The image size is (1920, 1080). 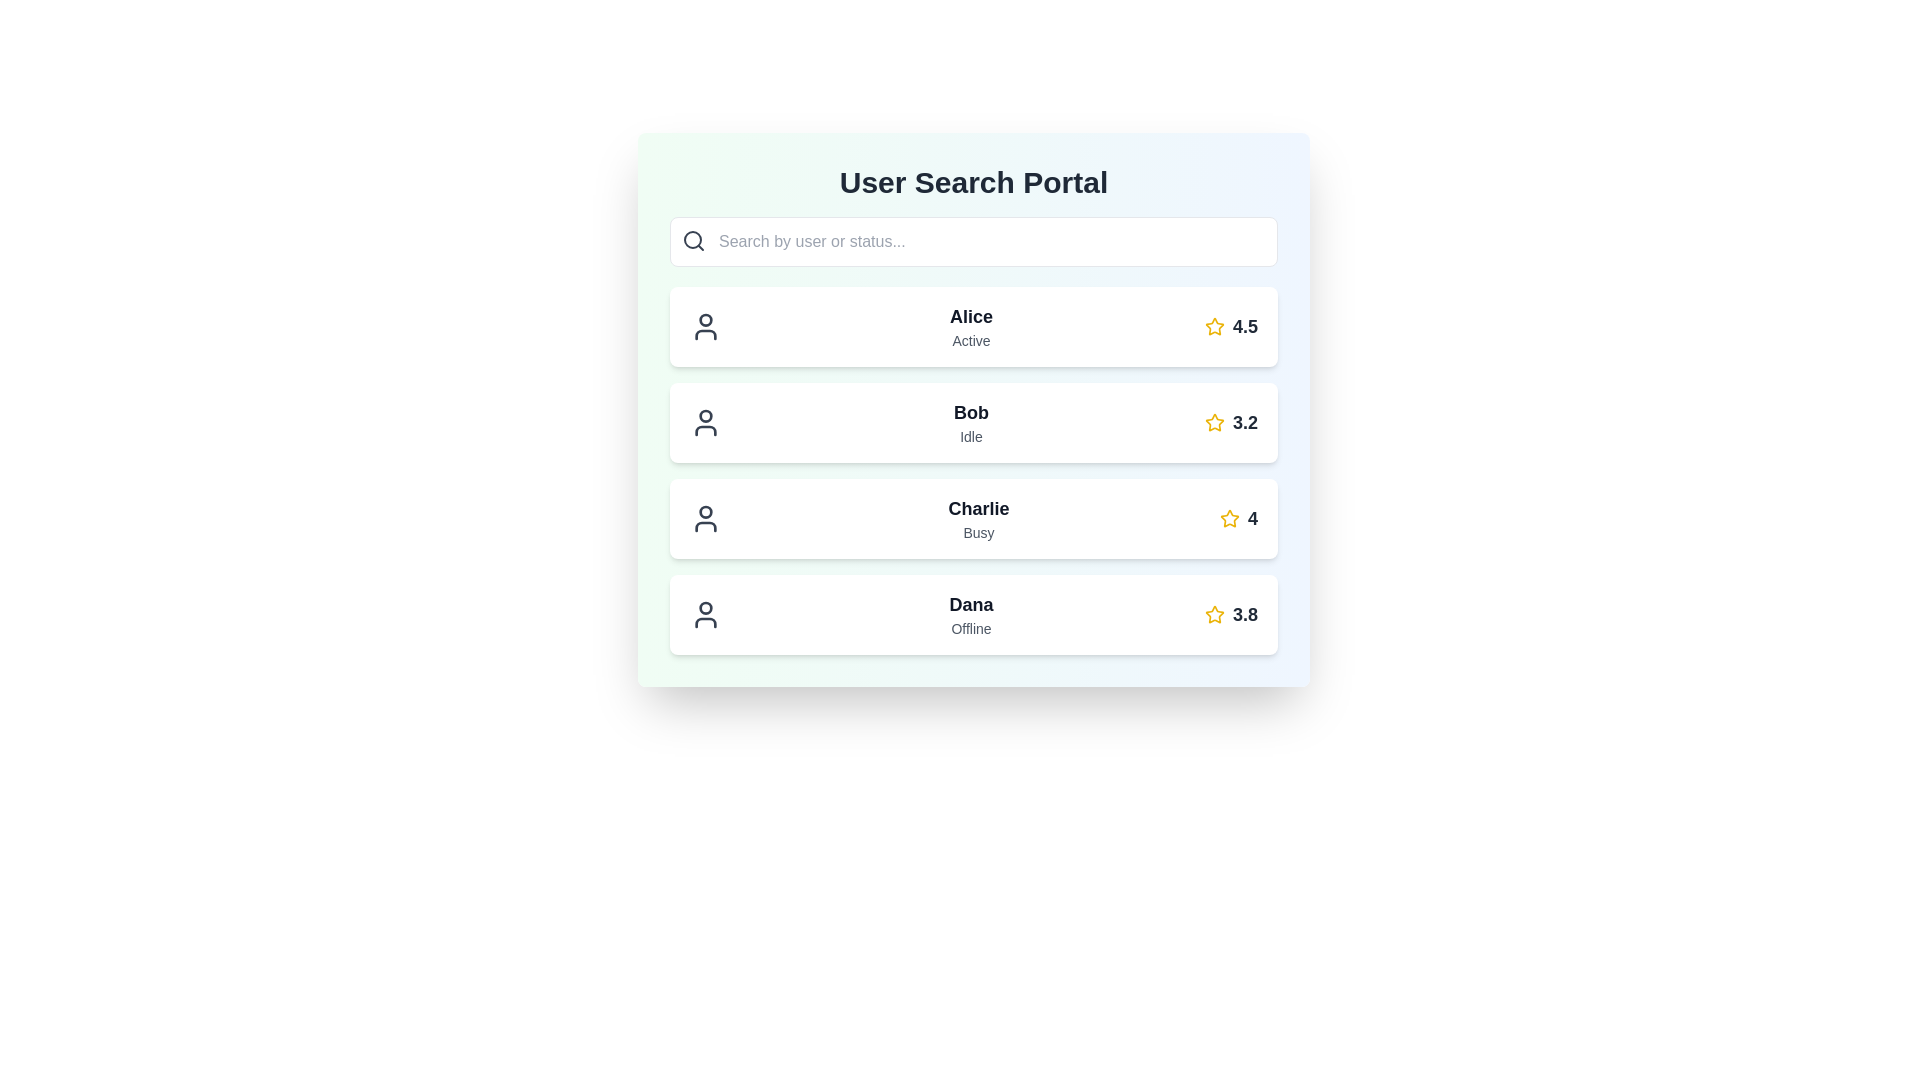 I want to click on the yellow outlined star icon displaying the rating '4.5' for user 'Alice', so click(x=1230, y=326).